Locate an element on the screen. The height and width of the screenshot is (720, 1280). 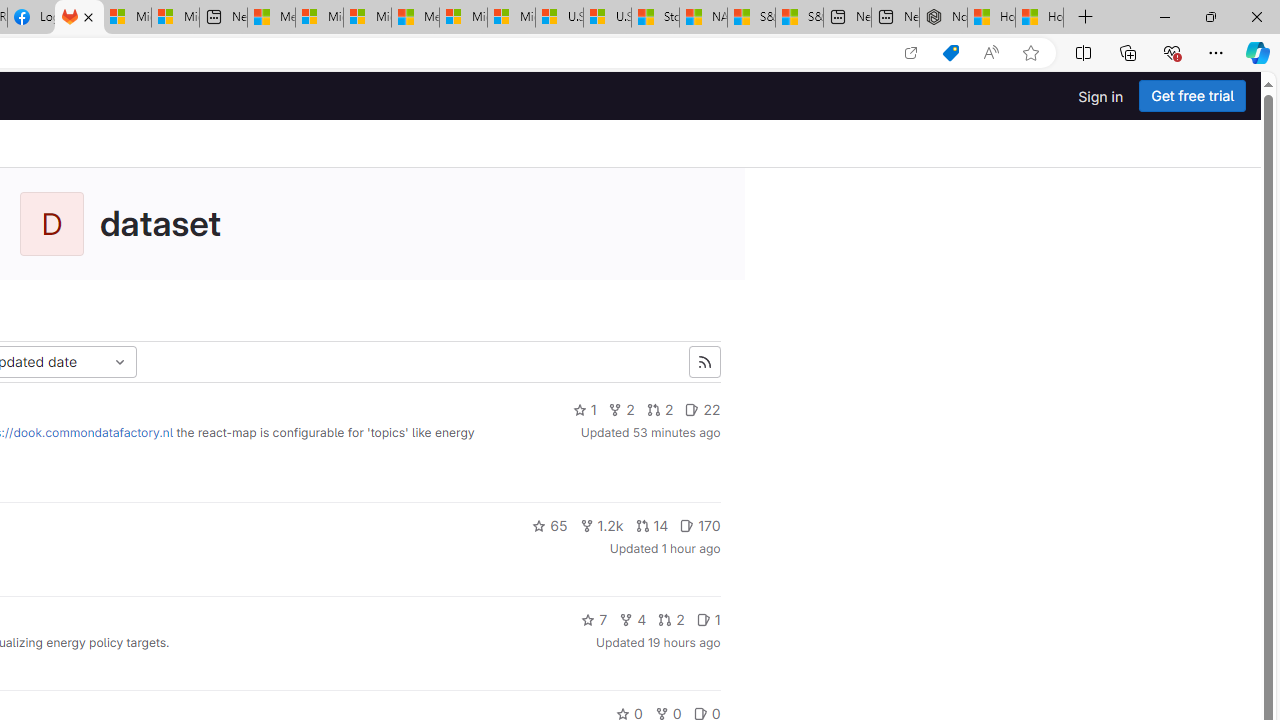
'Sign in' is located at coordinates (1099, 96).